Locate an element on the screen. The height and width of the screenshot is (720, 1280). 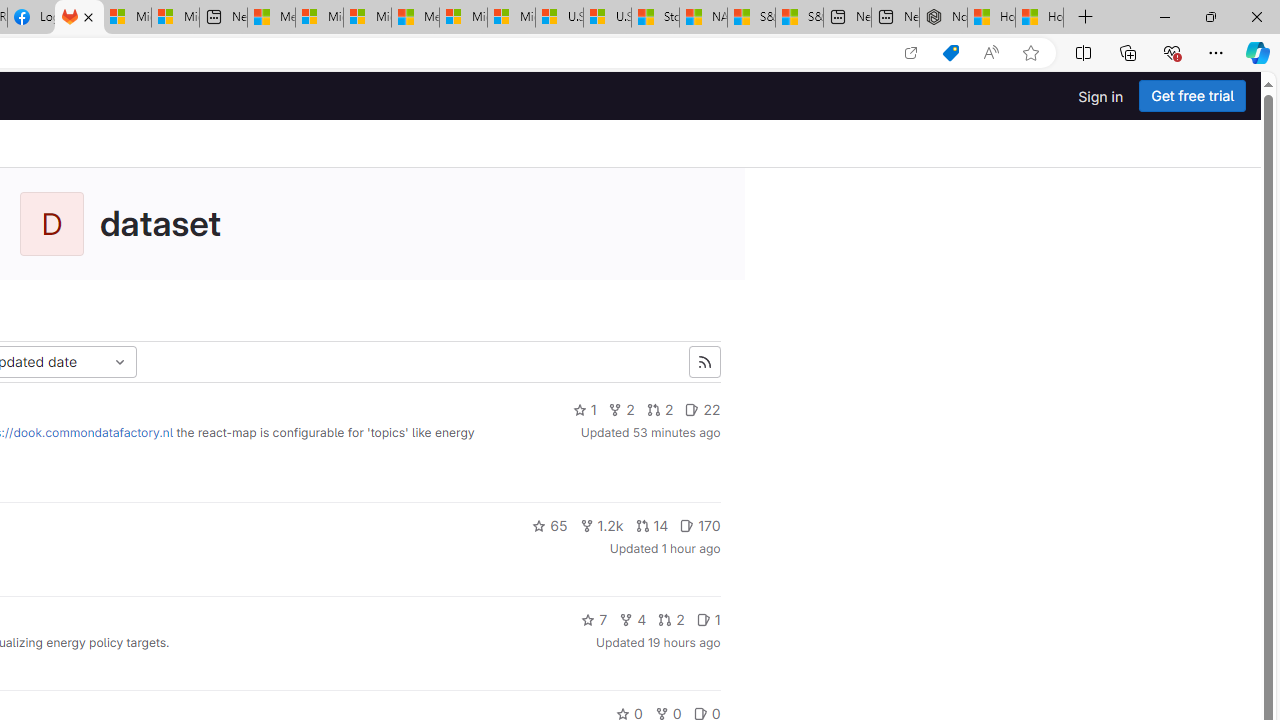
'Sign in' is located at coordinates (1099, 96).